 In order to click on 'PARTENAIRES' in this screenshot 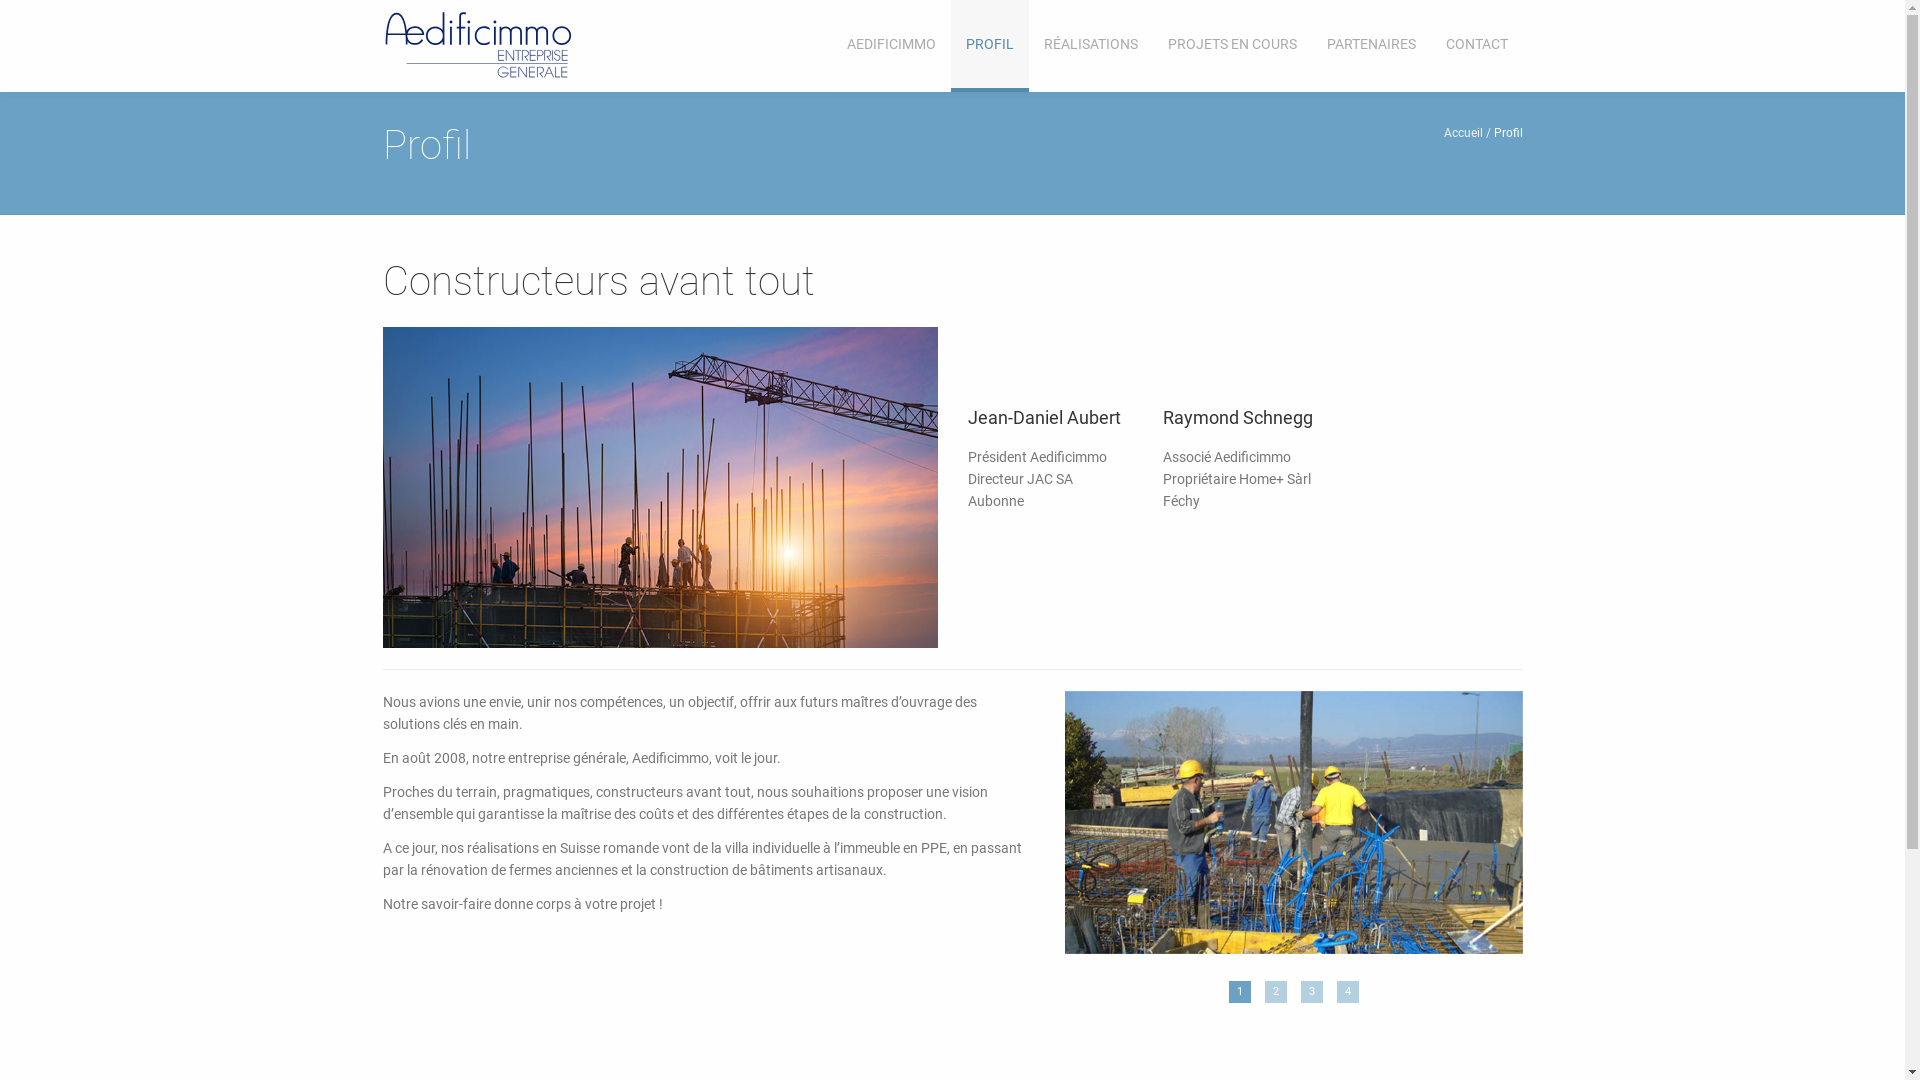, I will do `click(1370, 45)`.